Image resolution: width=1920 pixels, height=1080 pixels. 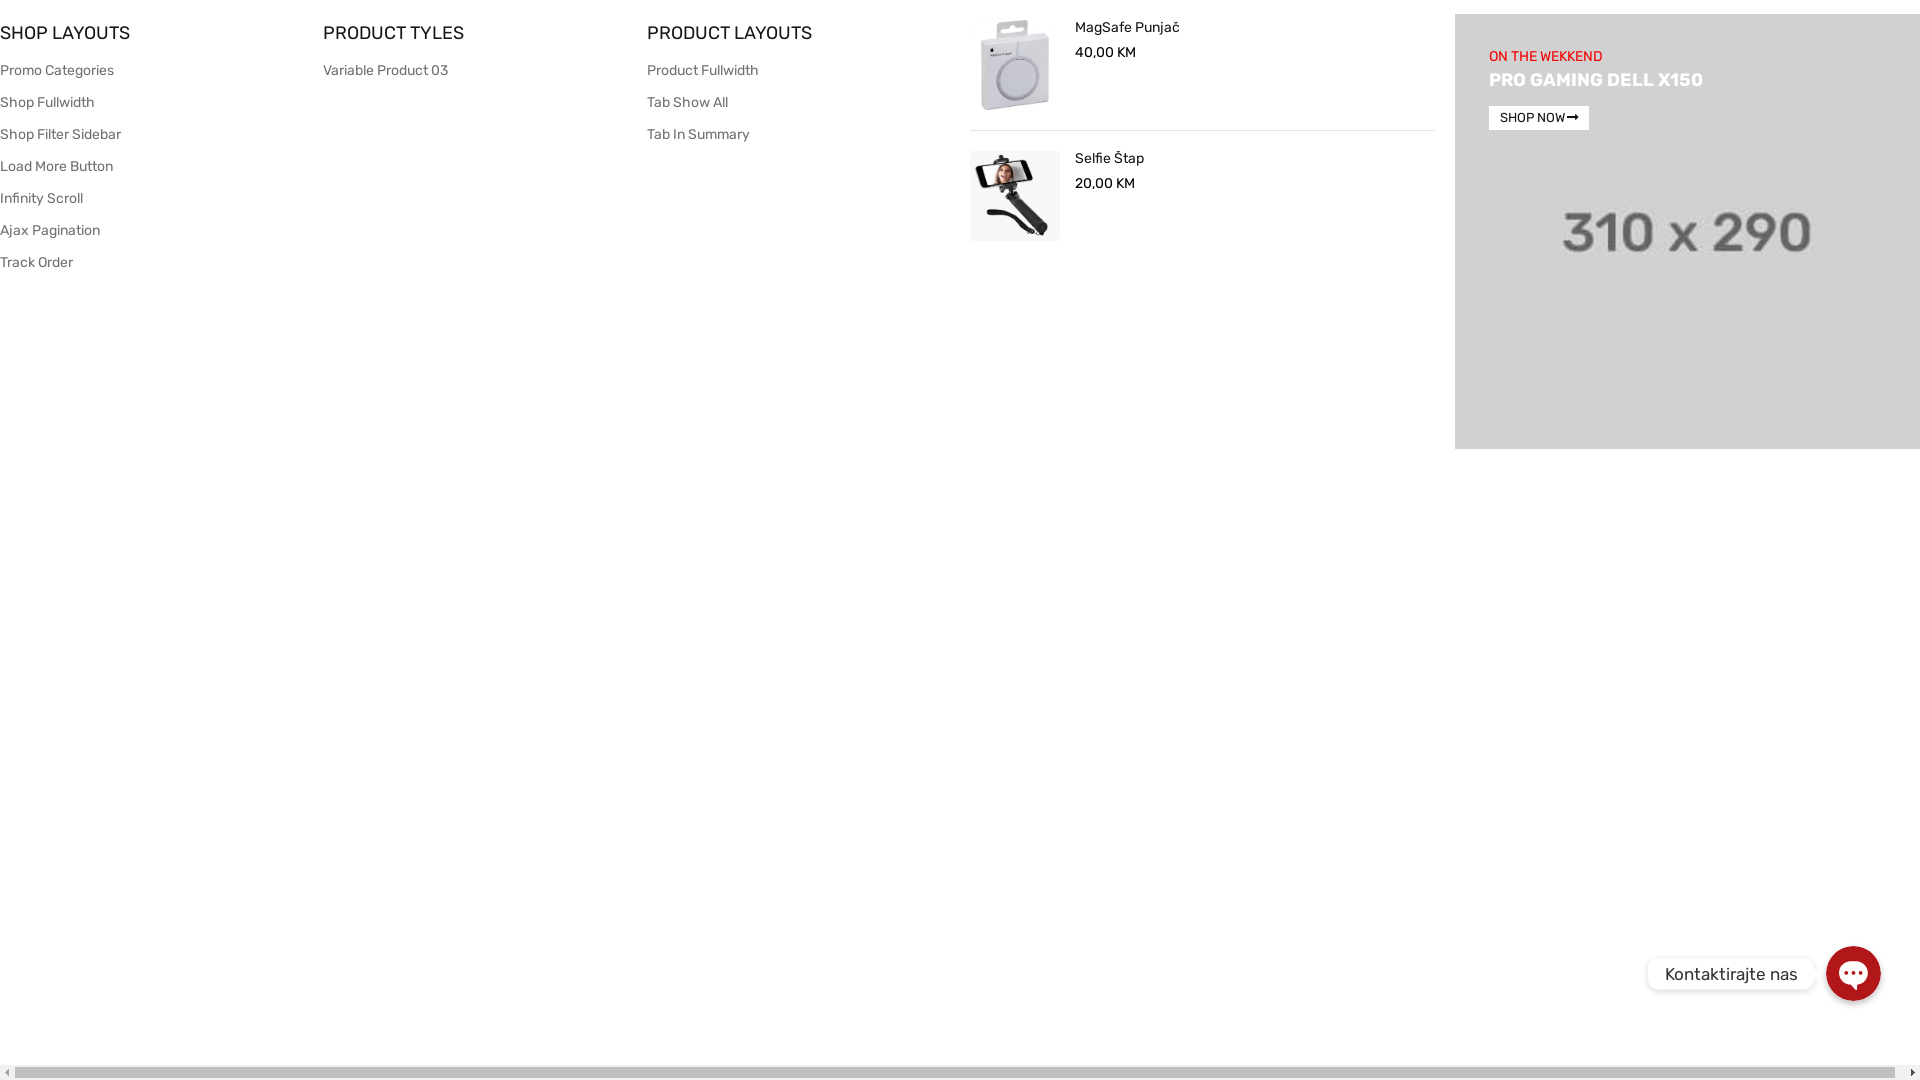 I want to click on 'Infinity Scroll', so click(x=41, y=198).